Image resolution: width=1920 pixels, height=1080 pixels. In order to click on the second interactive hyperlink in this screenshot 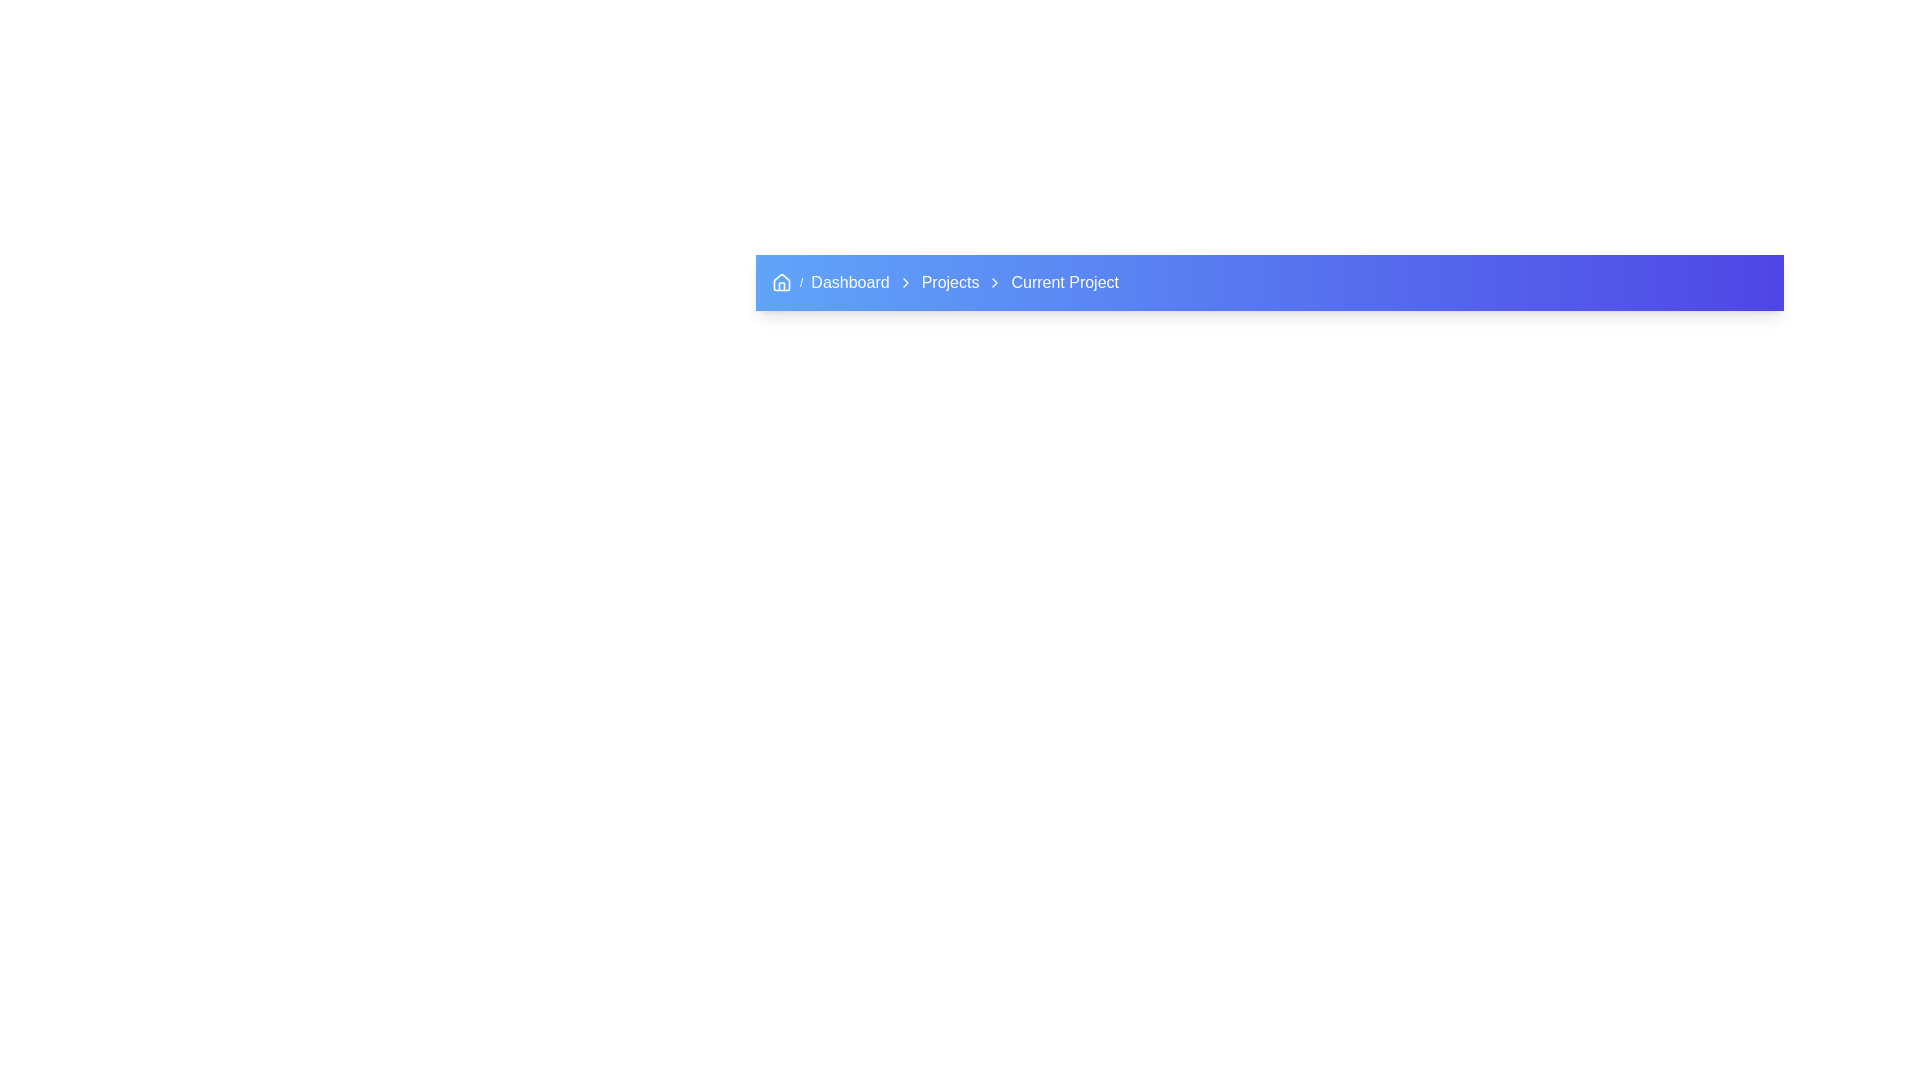, I will do `click(850, 282)`.